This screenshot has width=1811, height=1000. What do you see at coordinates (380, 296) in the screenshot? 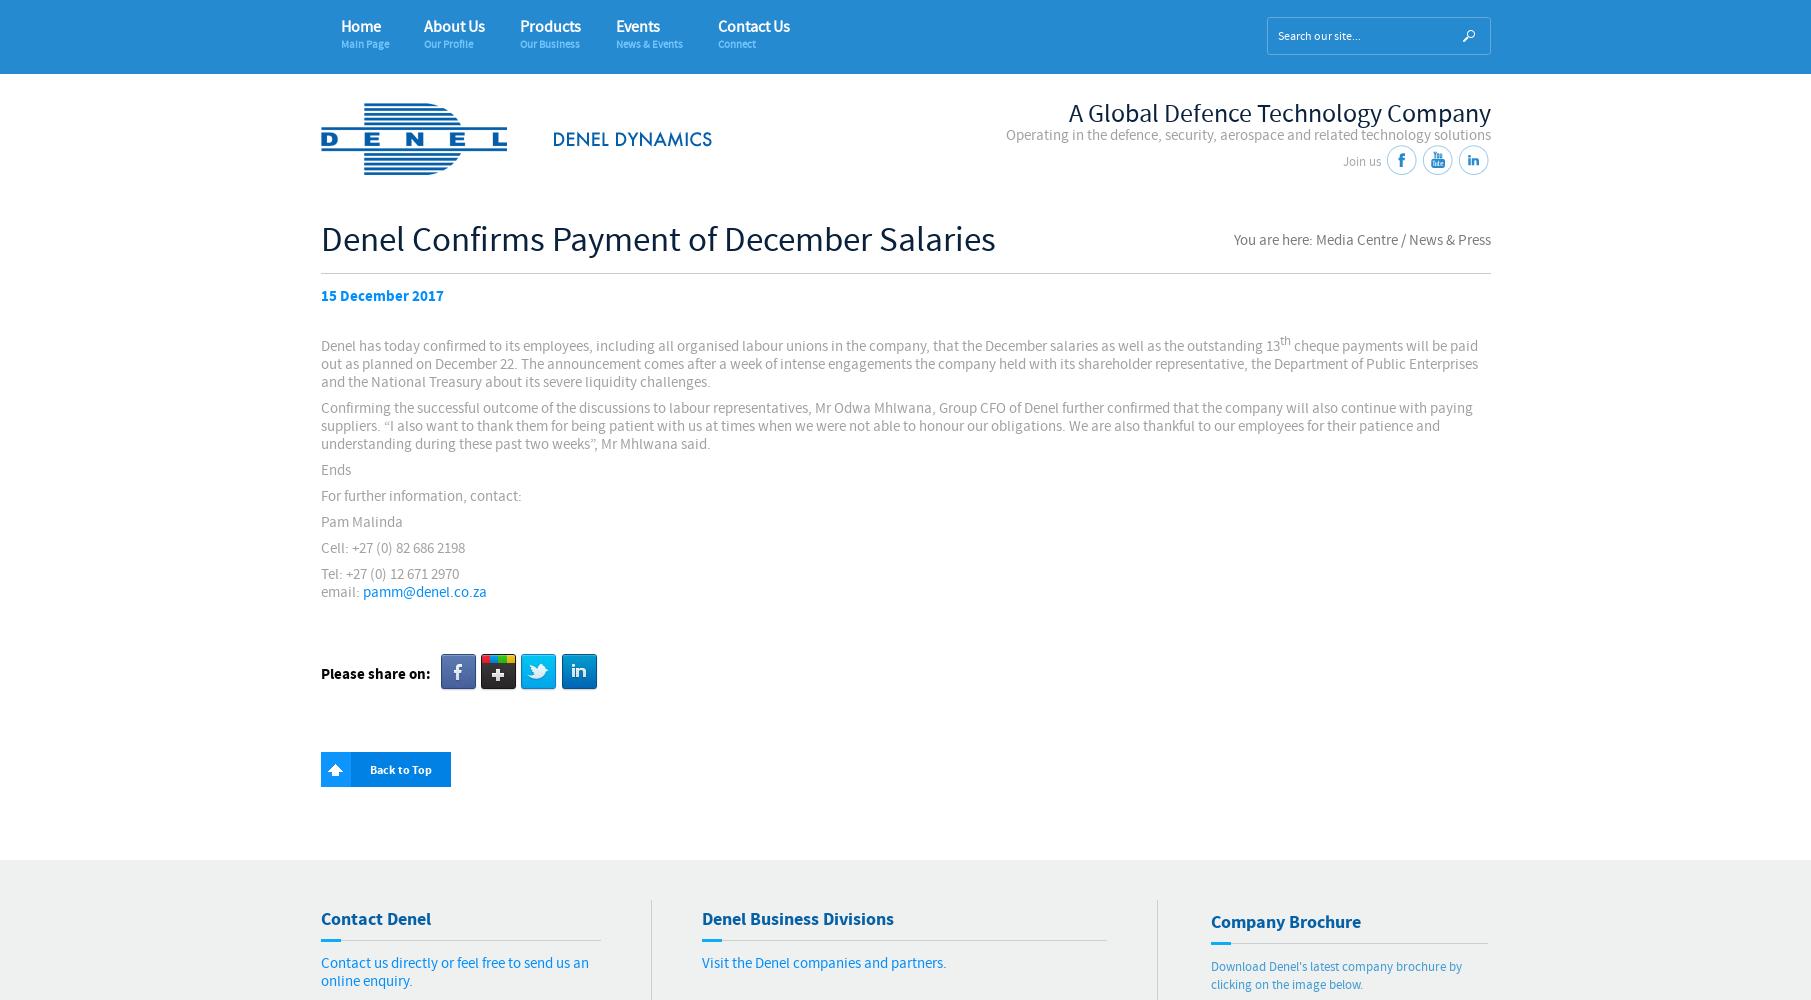
I see `'15 December 2017'` at bounding box center [380, 296].